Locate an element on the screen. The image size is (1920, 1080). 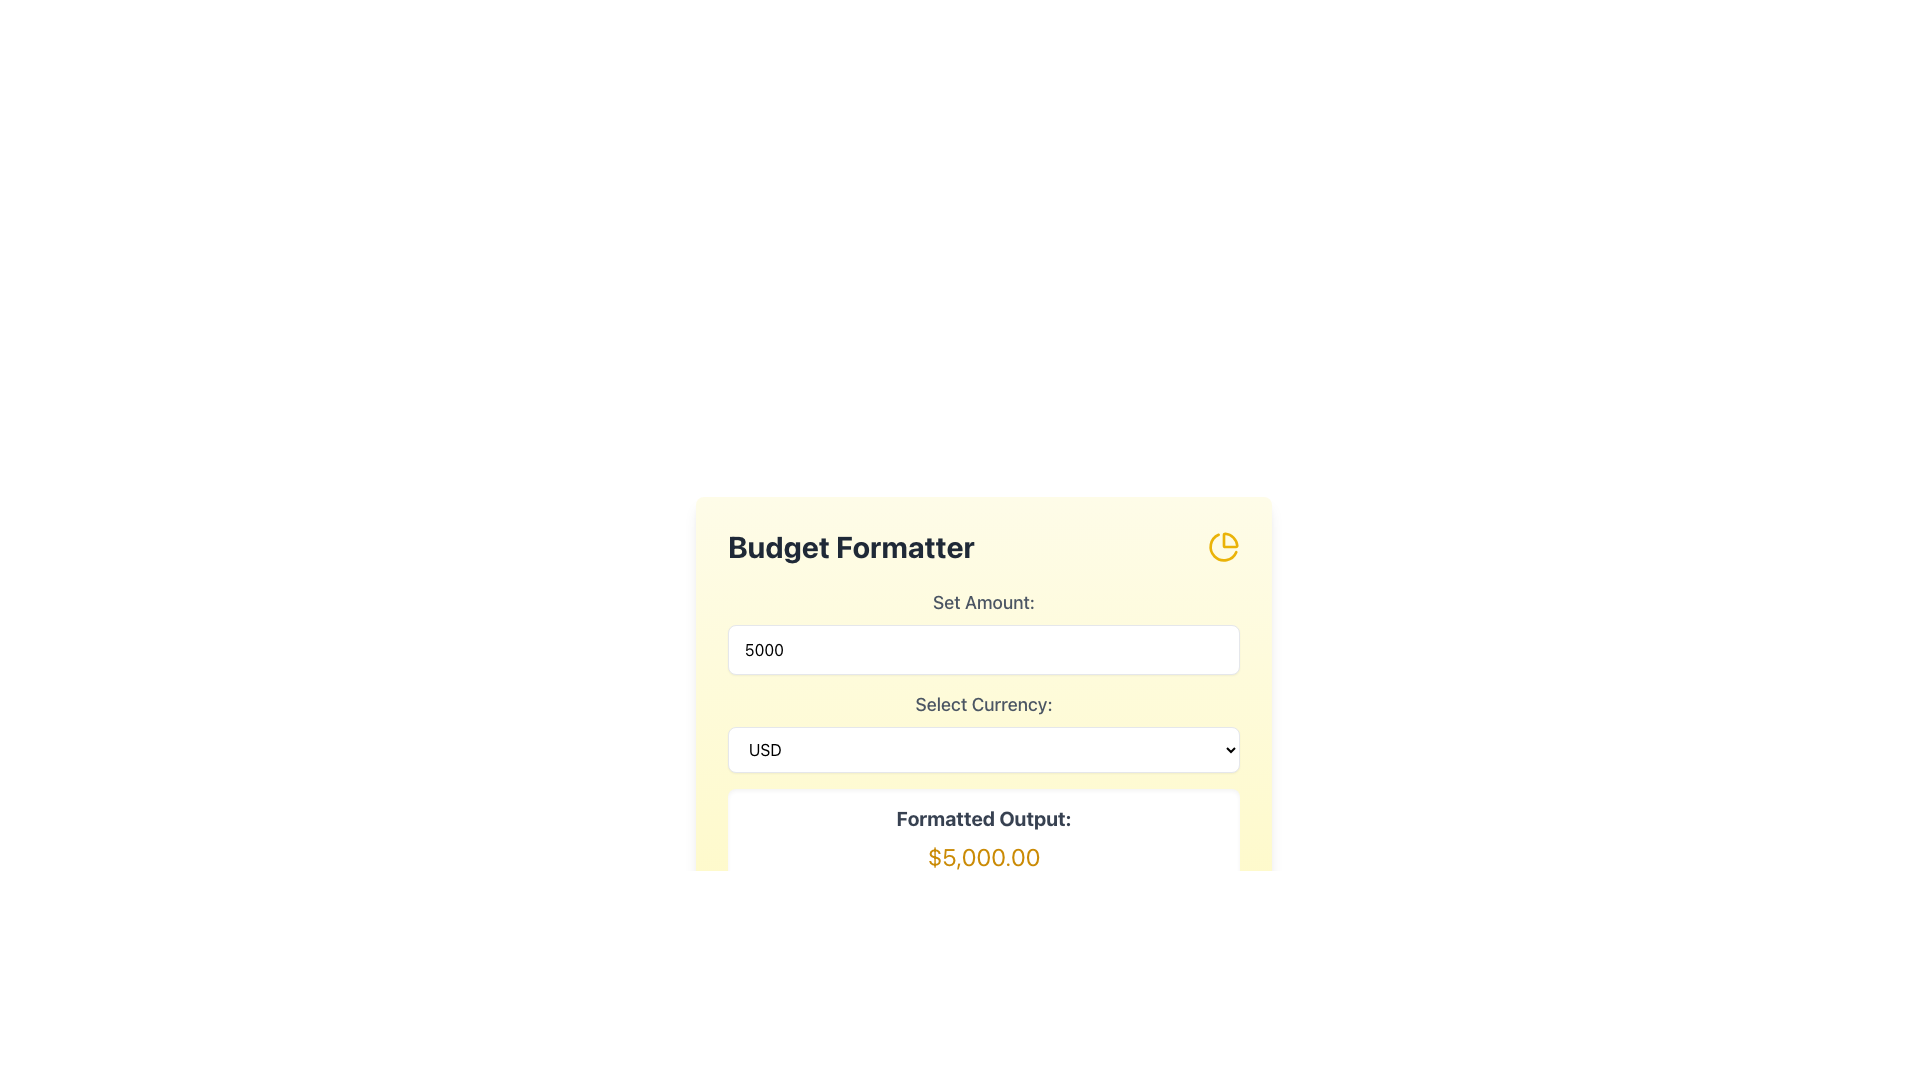
the decorative segment of the pie chart icon located in the upper-right area of the 'Budget Formatter' interface is located at coordinates (1229, 540).